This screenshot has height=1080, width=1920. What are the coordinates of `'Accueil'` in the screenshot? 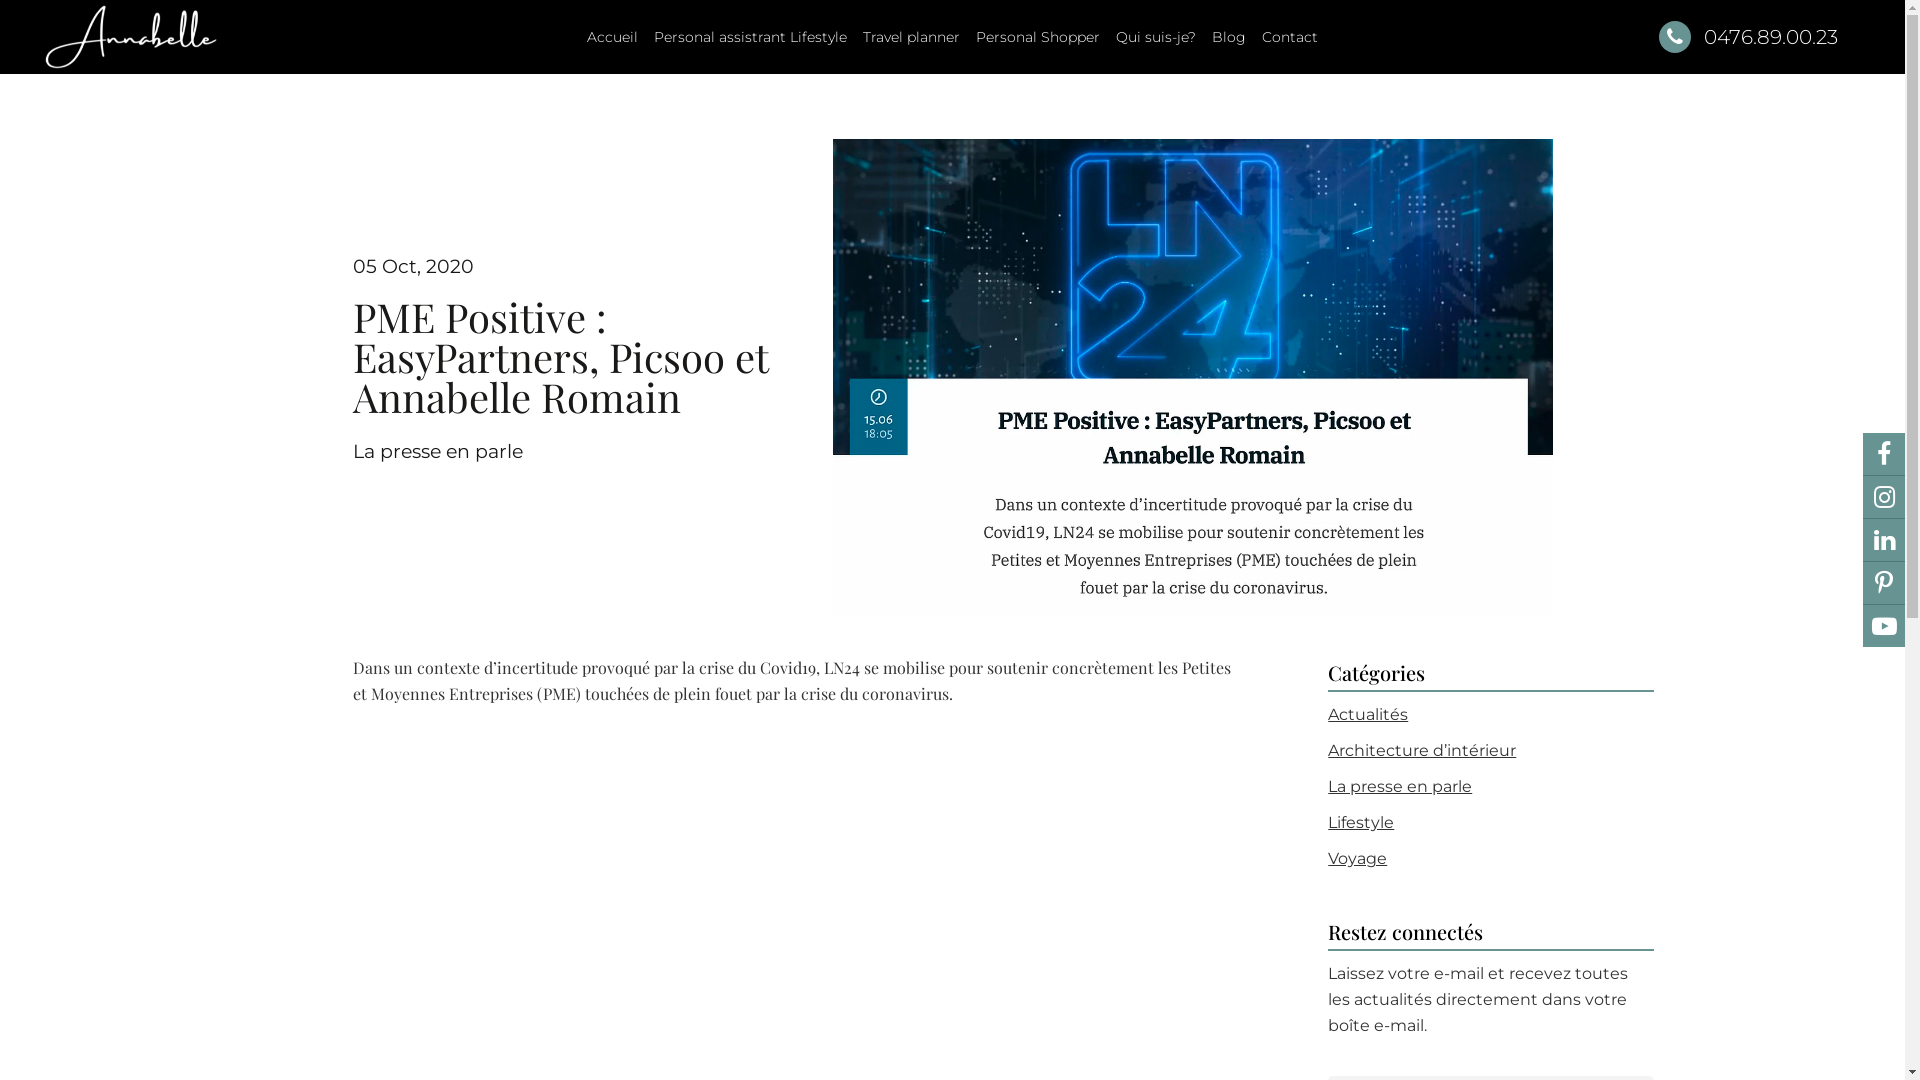 It's located at (578, 37).